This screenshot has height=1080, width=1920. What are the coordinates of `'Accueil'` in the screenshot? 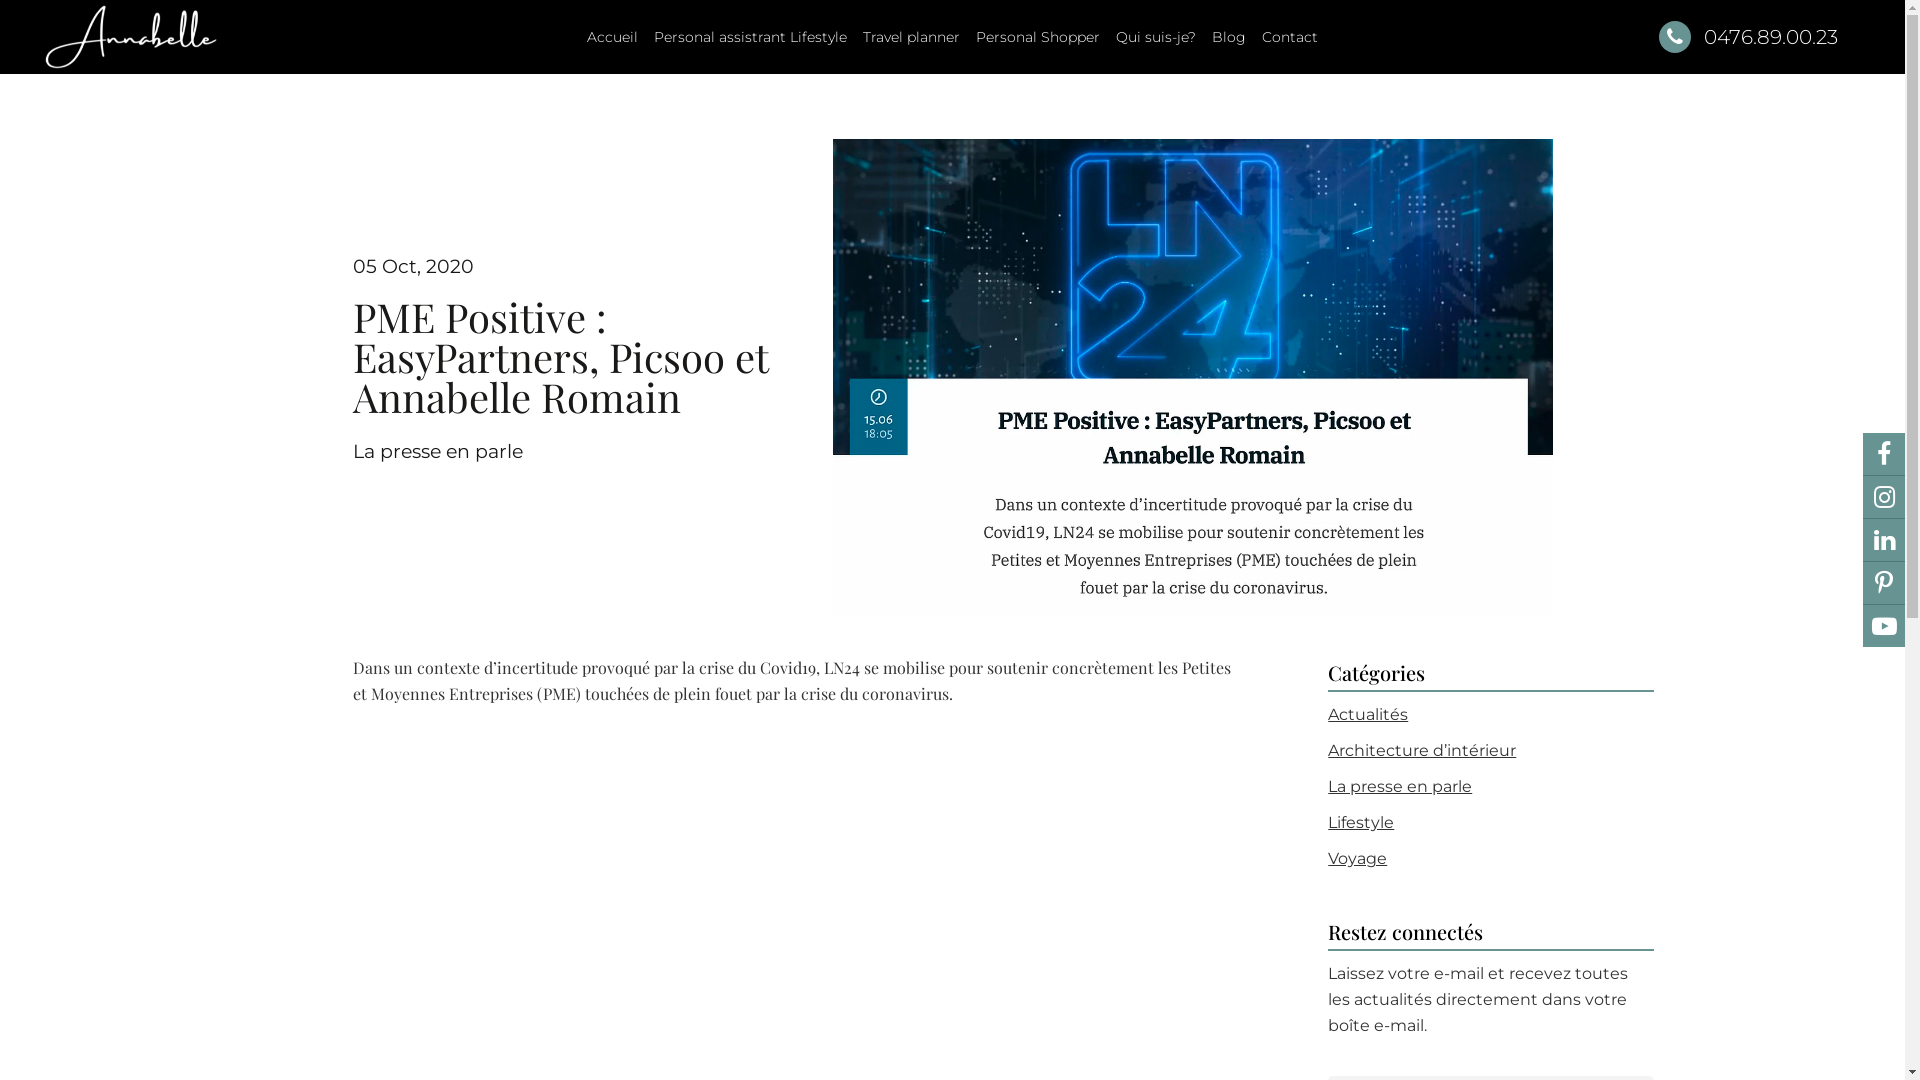 It's located at (578, 37).